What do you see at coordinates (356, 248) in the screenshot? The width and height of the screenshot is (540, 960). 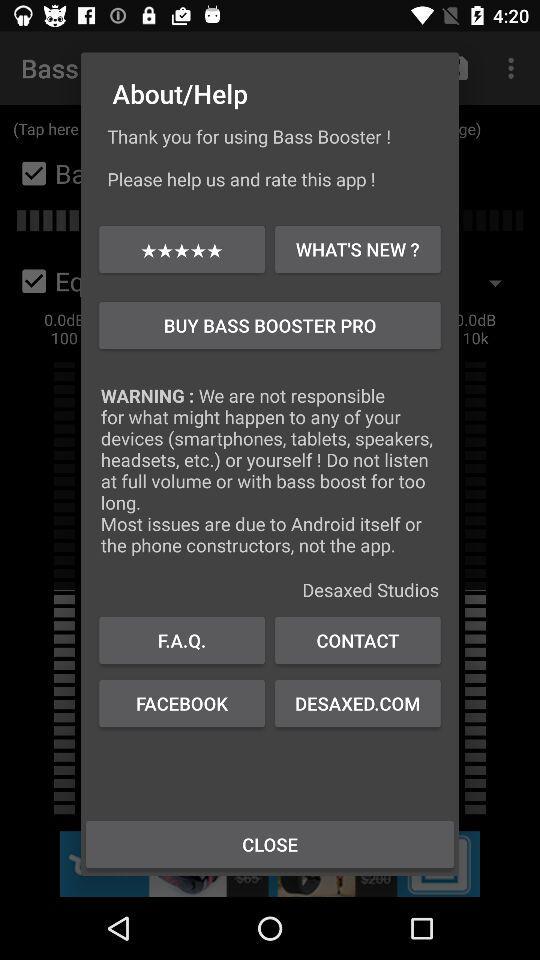 I see `what's new ?` at bounding box center [356, 248].